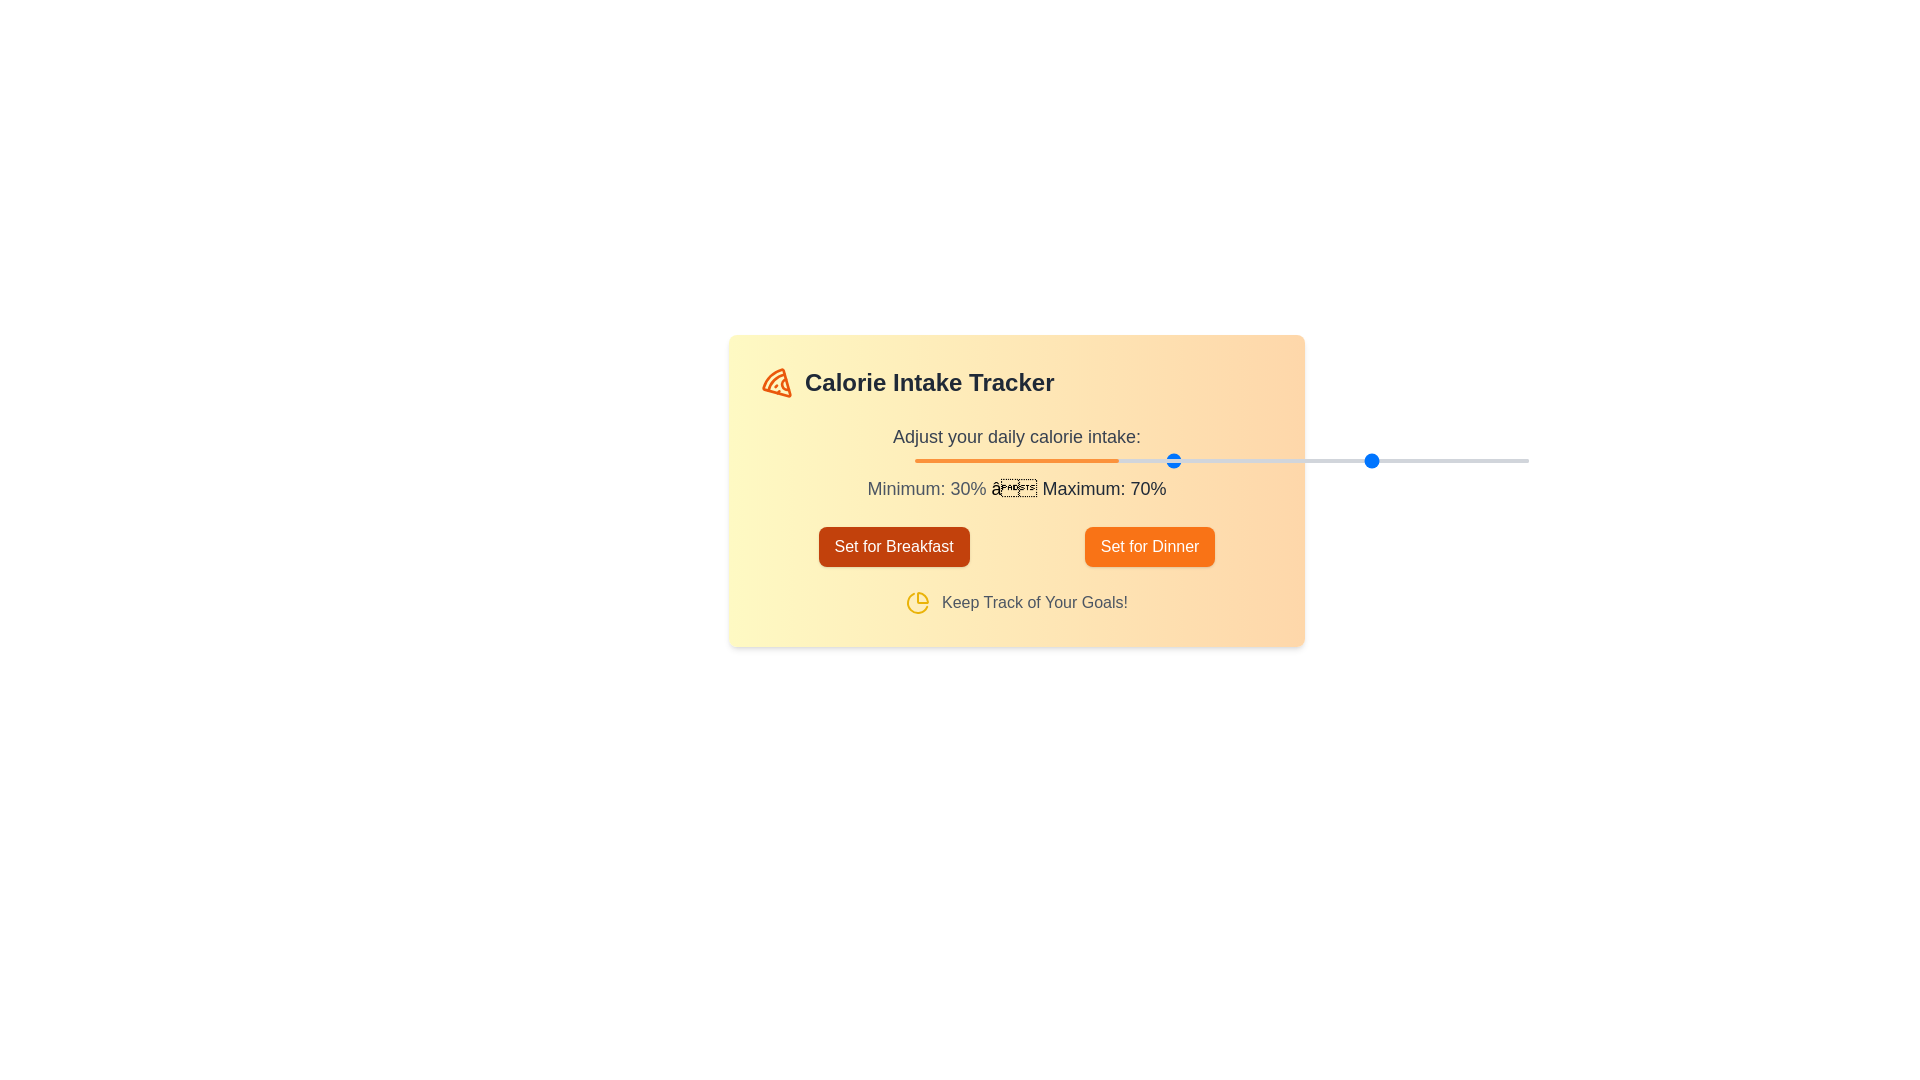  Describe the element at coordinates (1017, 489) in the screenshot. I see `the text display showing 'Minimum: 30% – Maximum: 70%' which is positioned below 'Adjust your daily calorie intake:' and above the buttons 'Set for Breakfast' and 'Set for Dinner'` at that location.